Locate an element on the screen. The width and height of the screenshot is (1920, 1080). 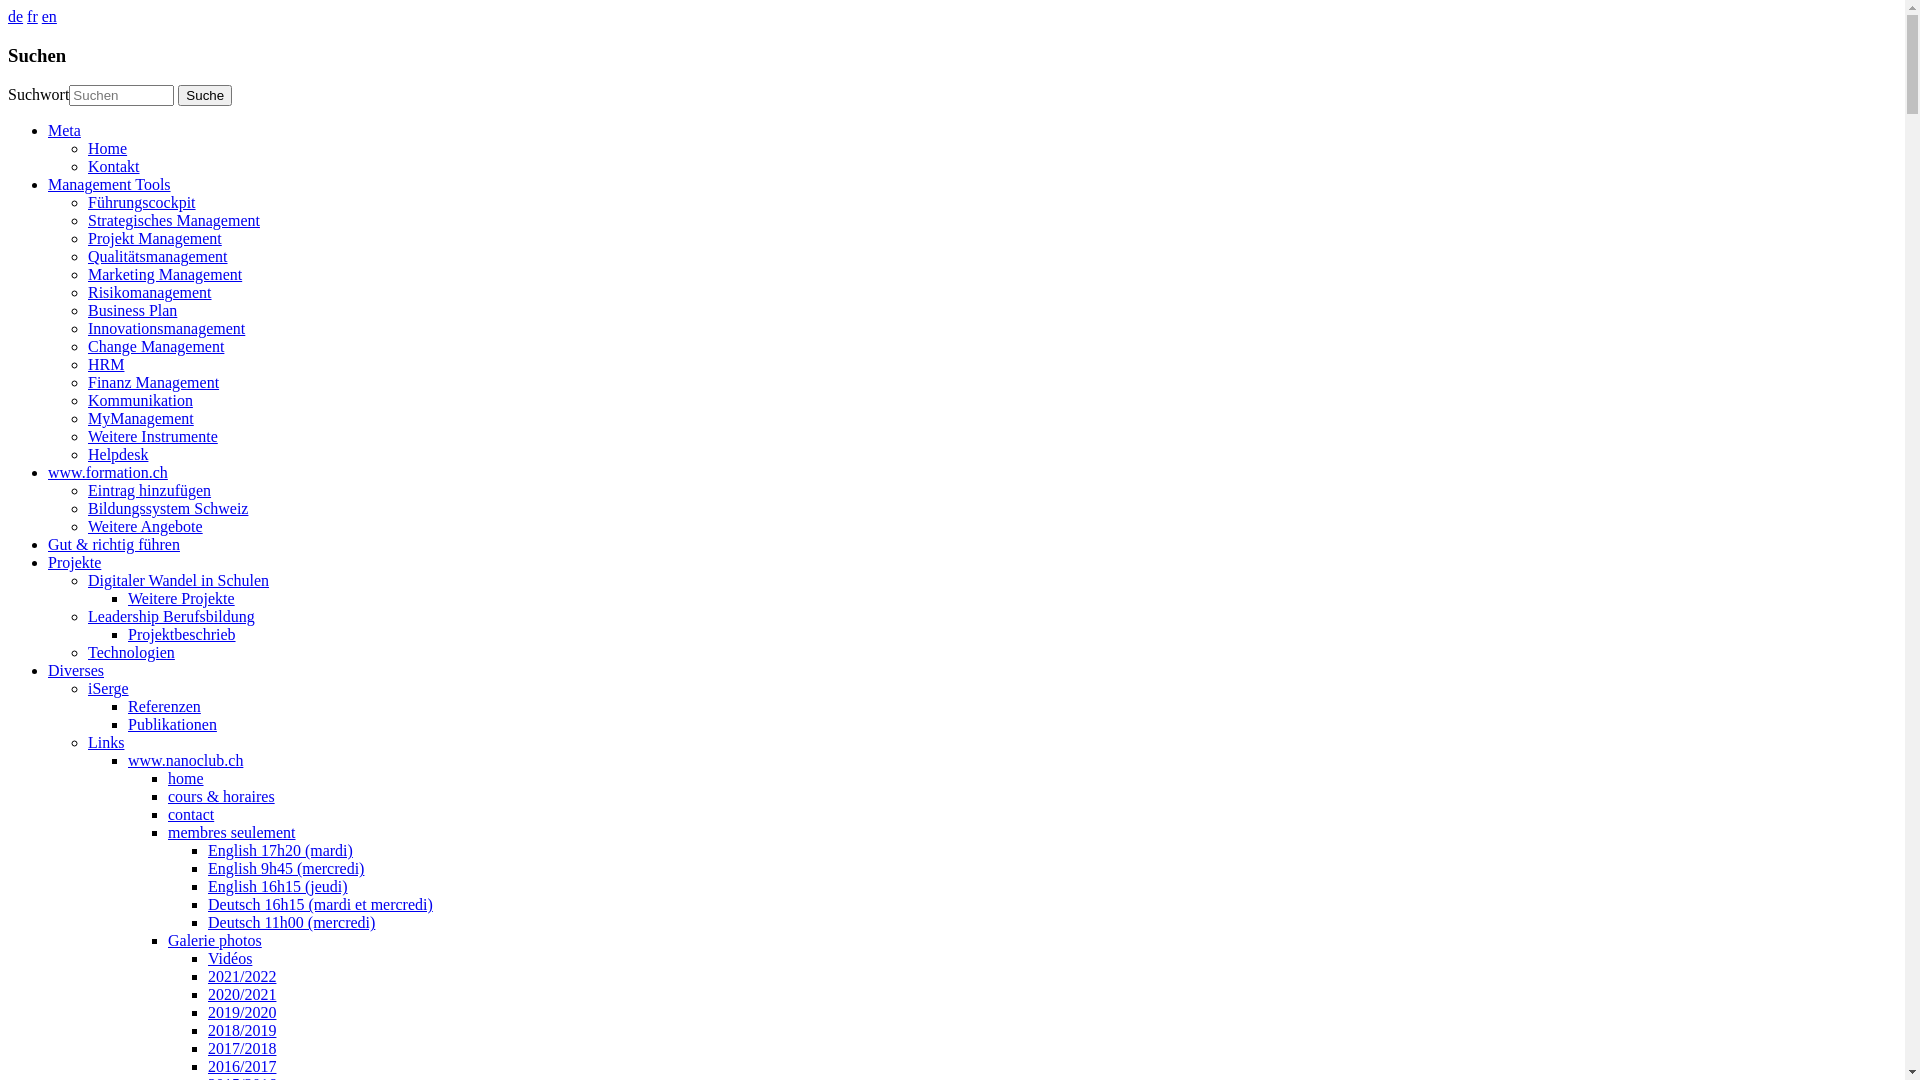
'Kommunikation' is located at coordinates (139, 400).